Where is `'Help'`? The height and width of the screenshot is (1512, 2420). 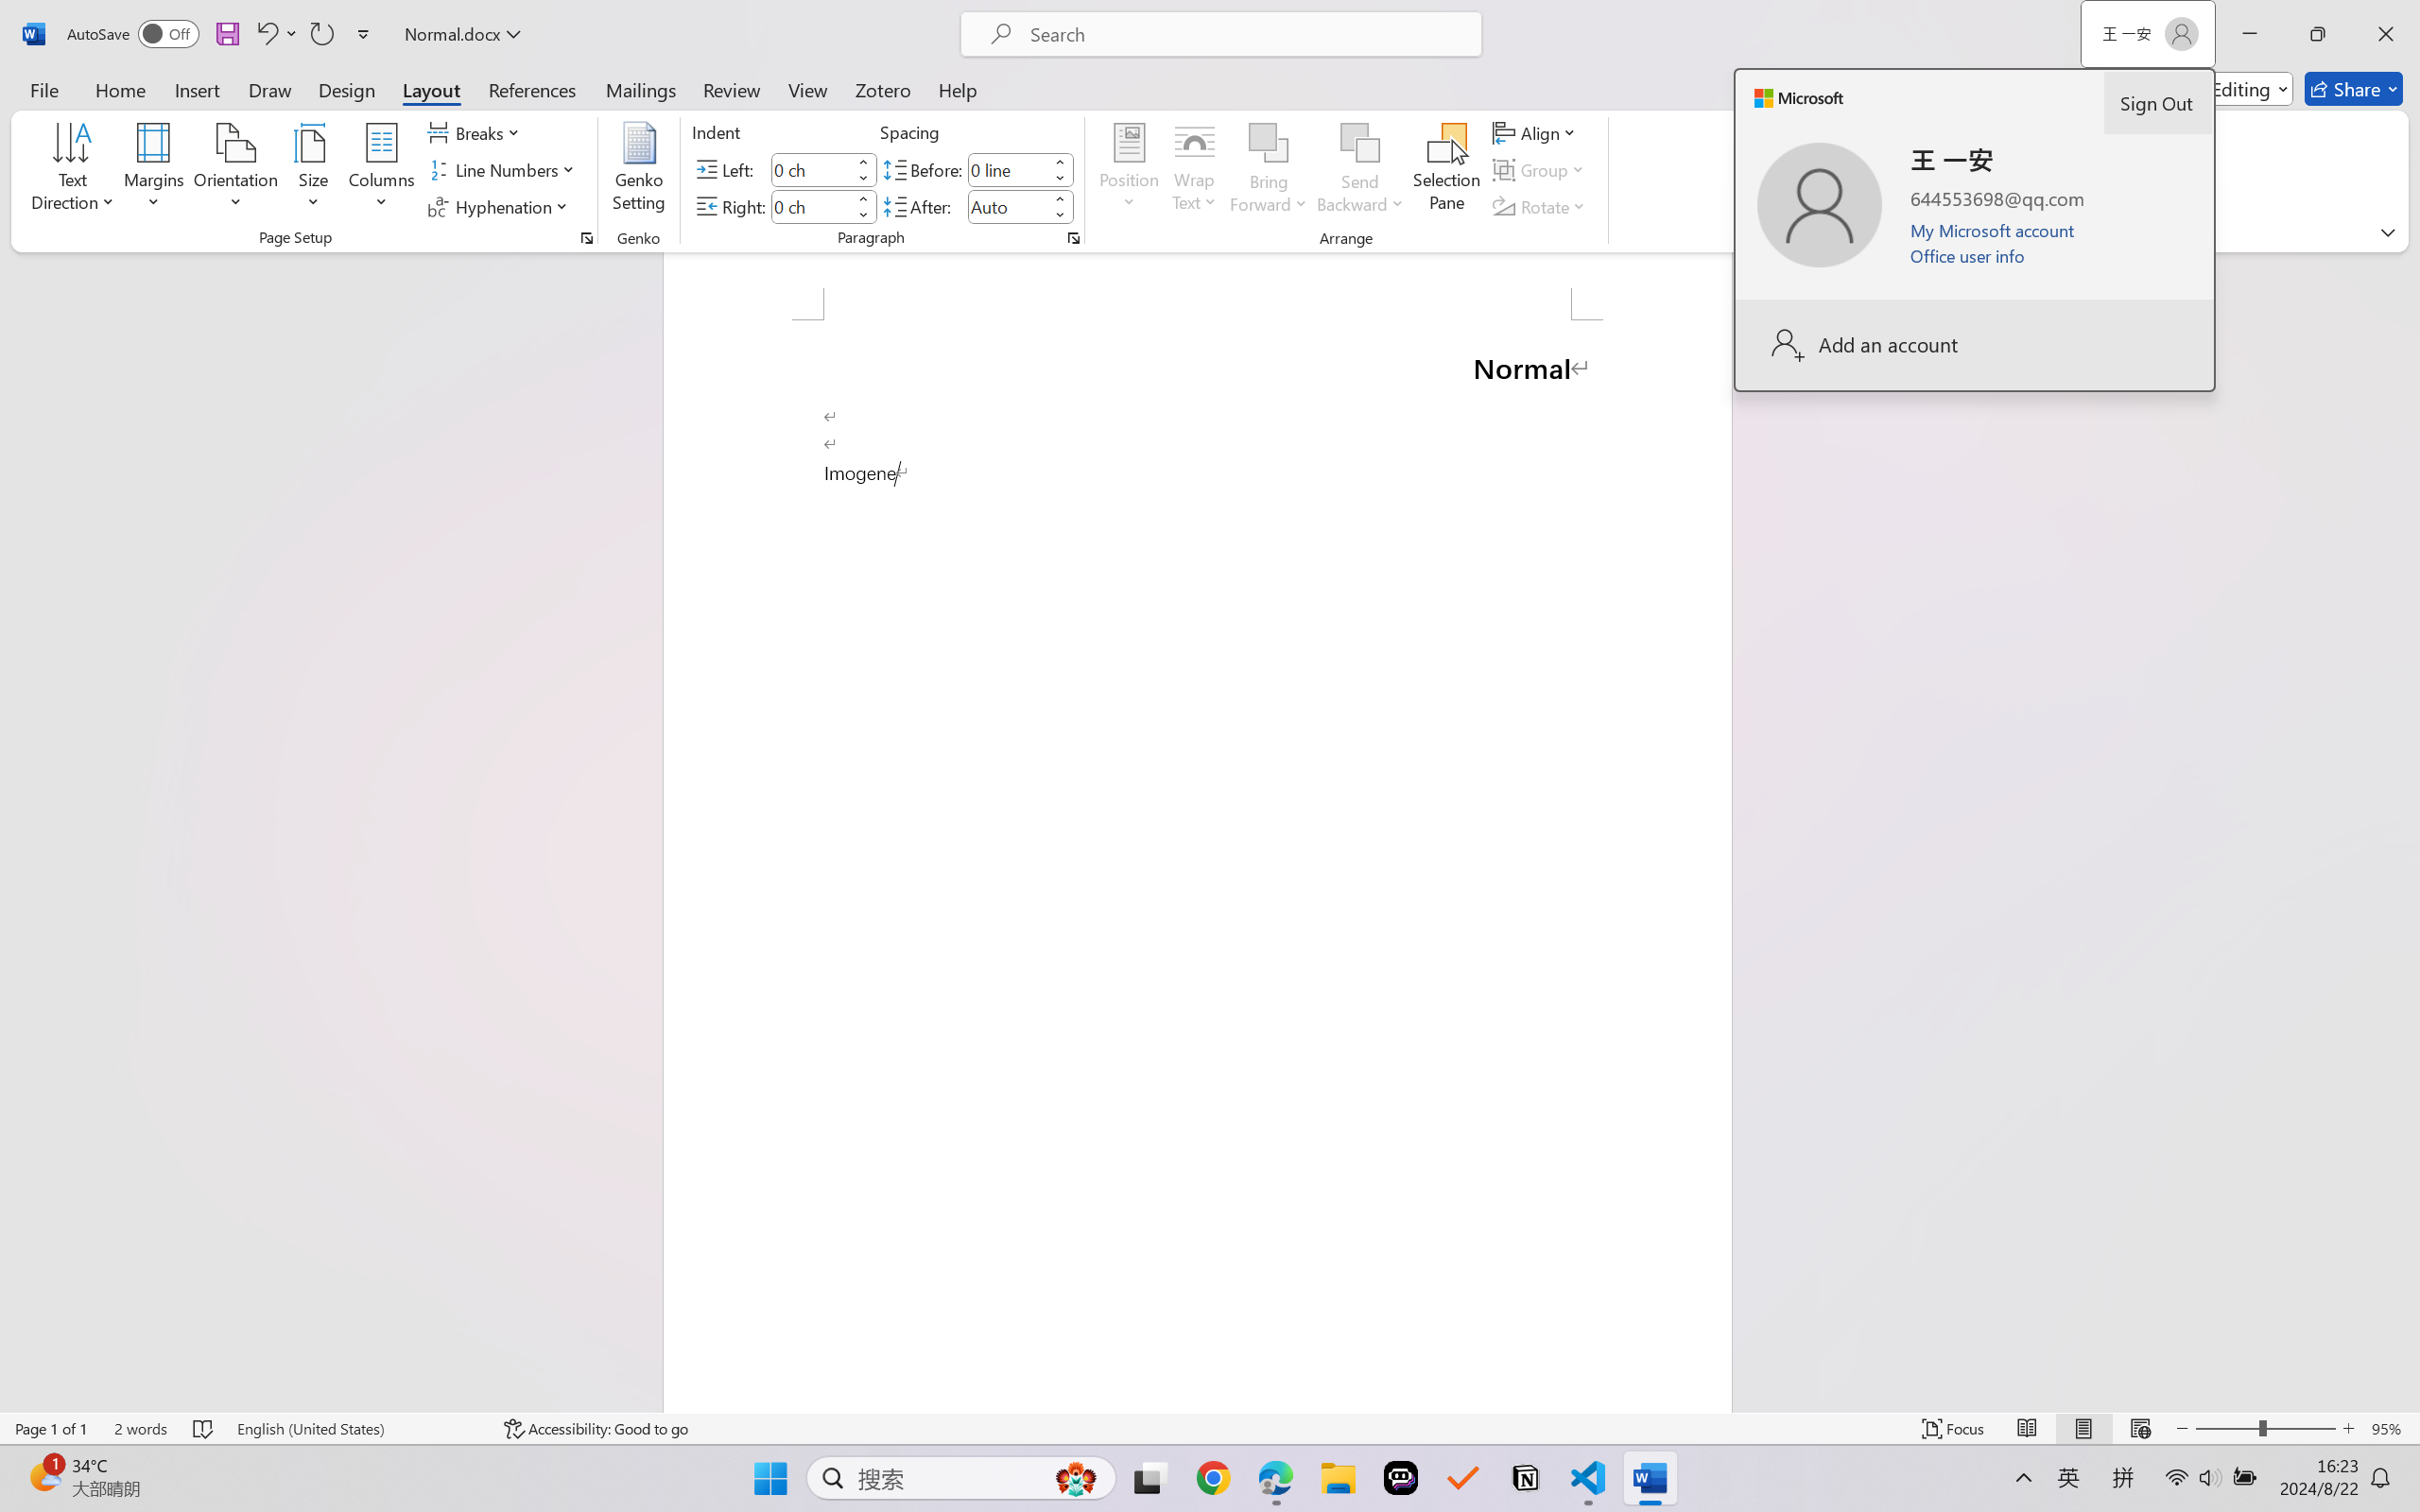 'Help' is located at coordinates (956, 88).